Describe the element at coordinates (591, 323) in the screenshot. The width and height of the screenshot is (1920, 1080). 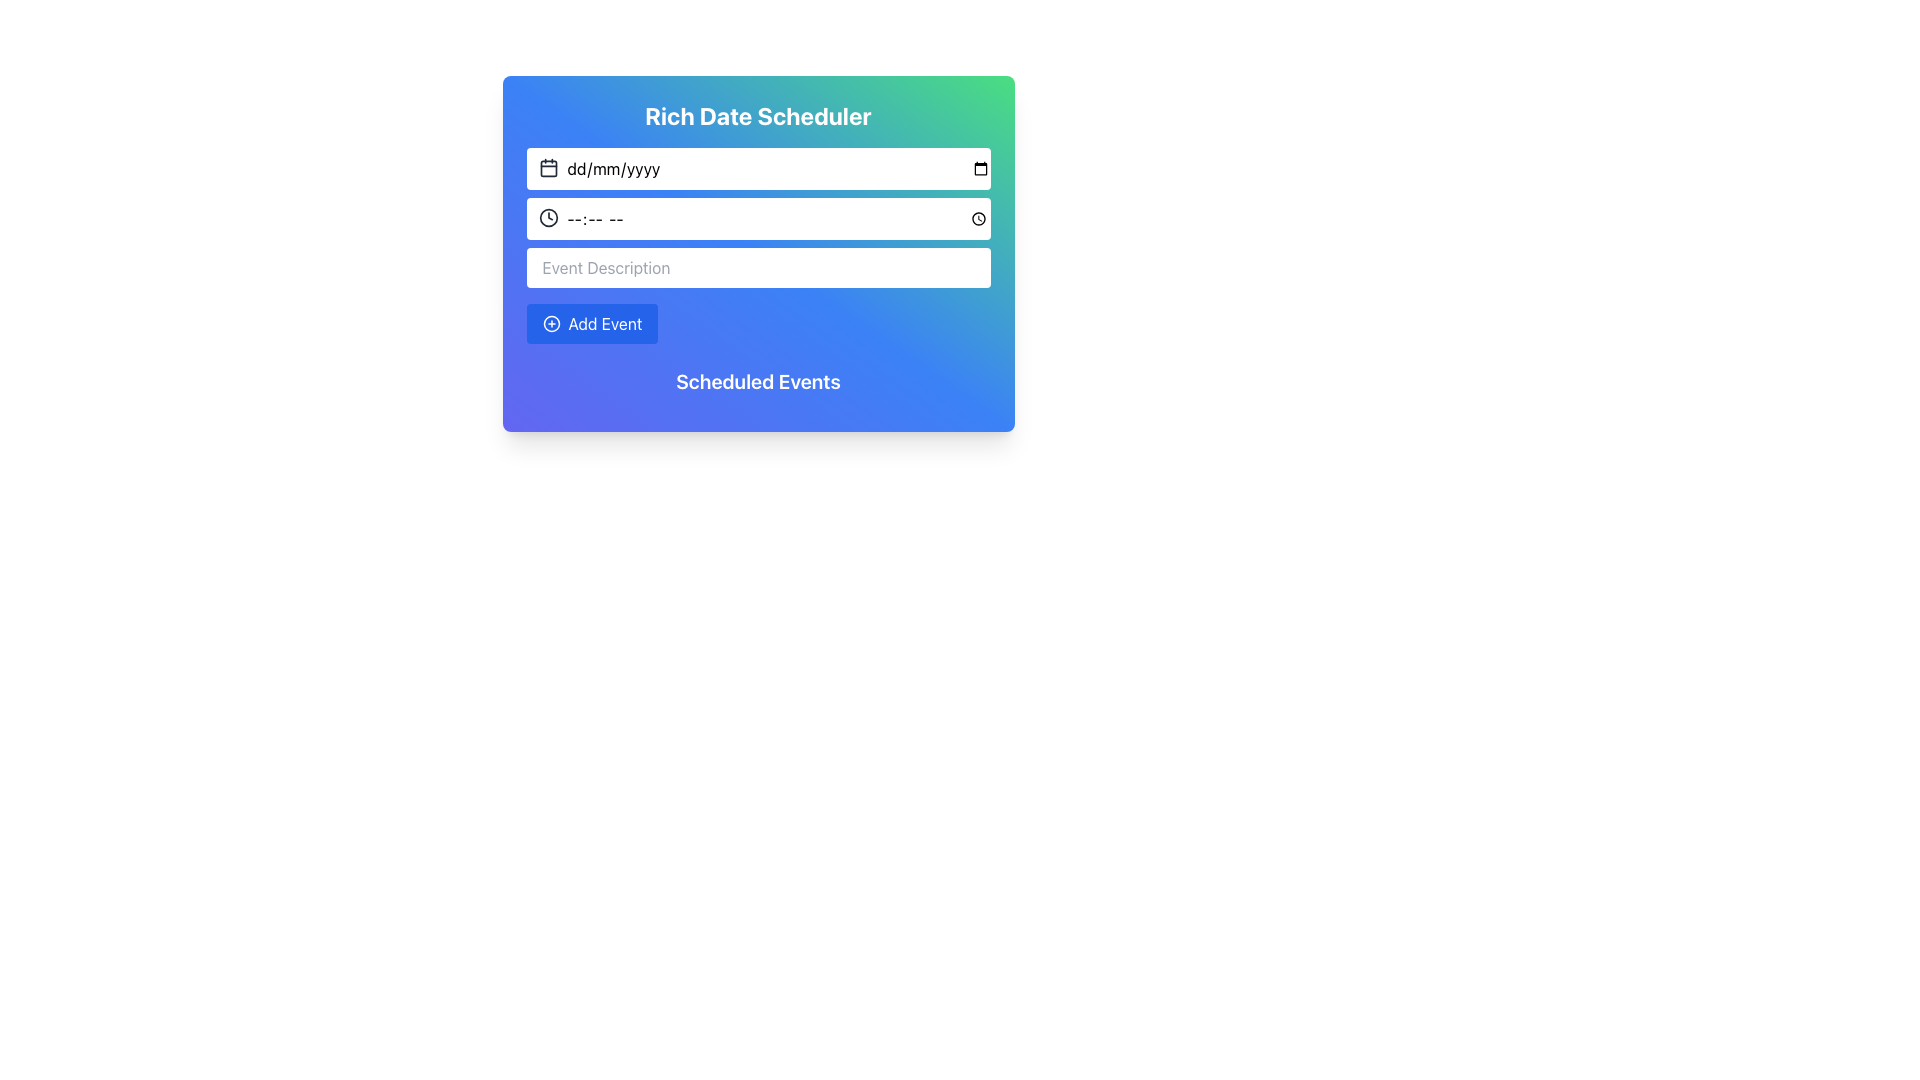
I see `the rounded blue button labeled 'Add Event'` at that location.